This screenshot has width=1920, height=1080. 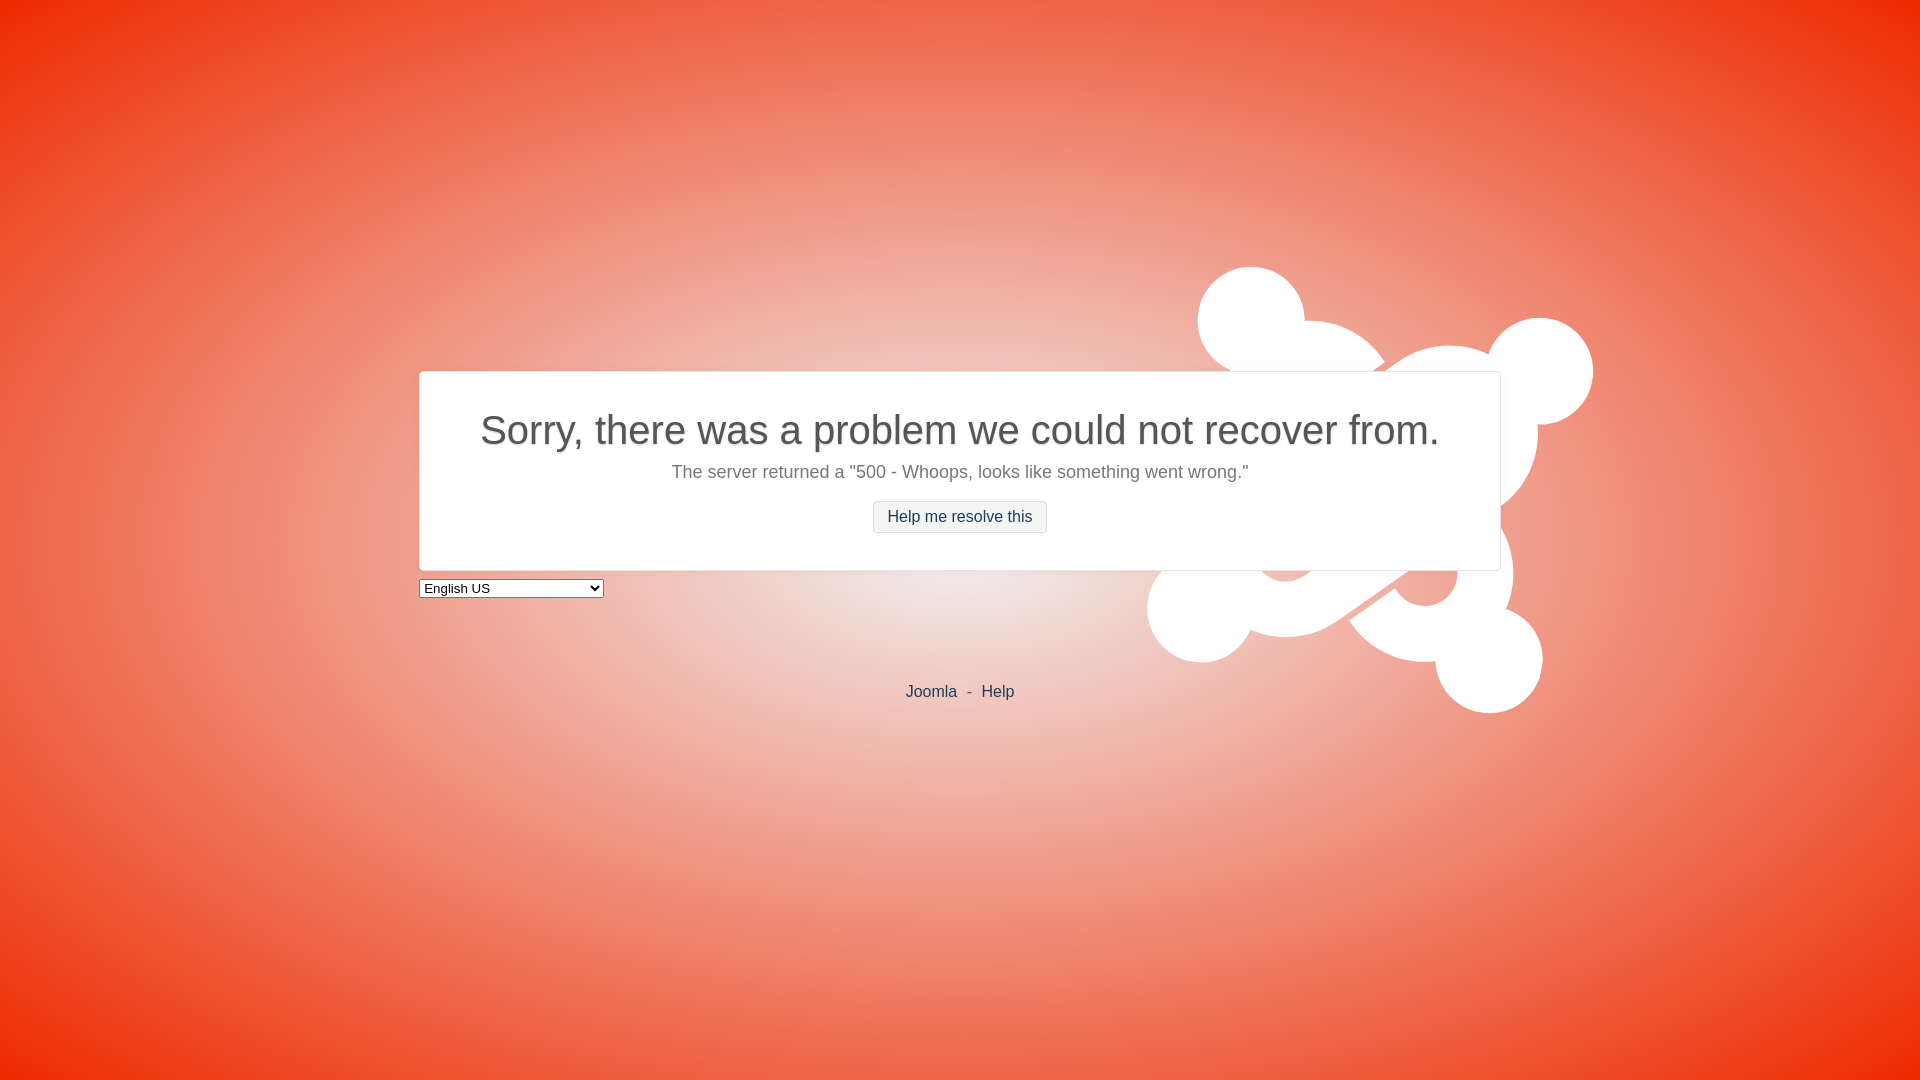 What do you see at coordinates (930, 689) in the screenshot?
I see `'Joomla'` at bounding box center [930, 689].